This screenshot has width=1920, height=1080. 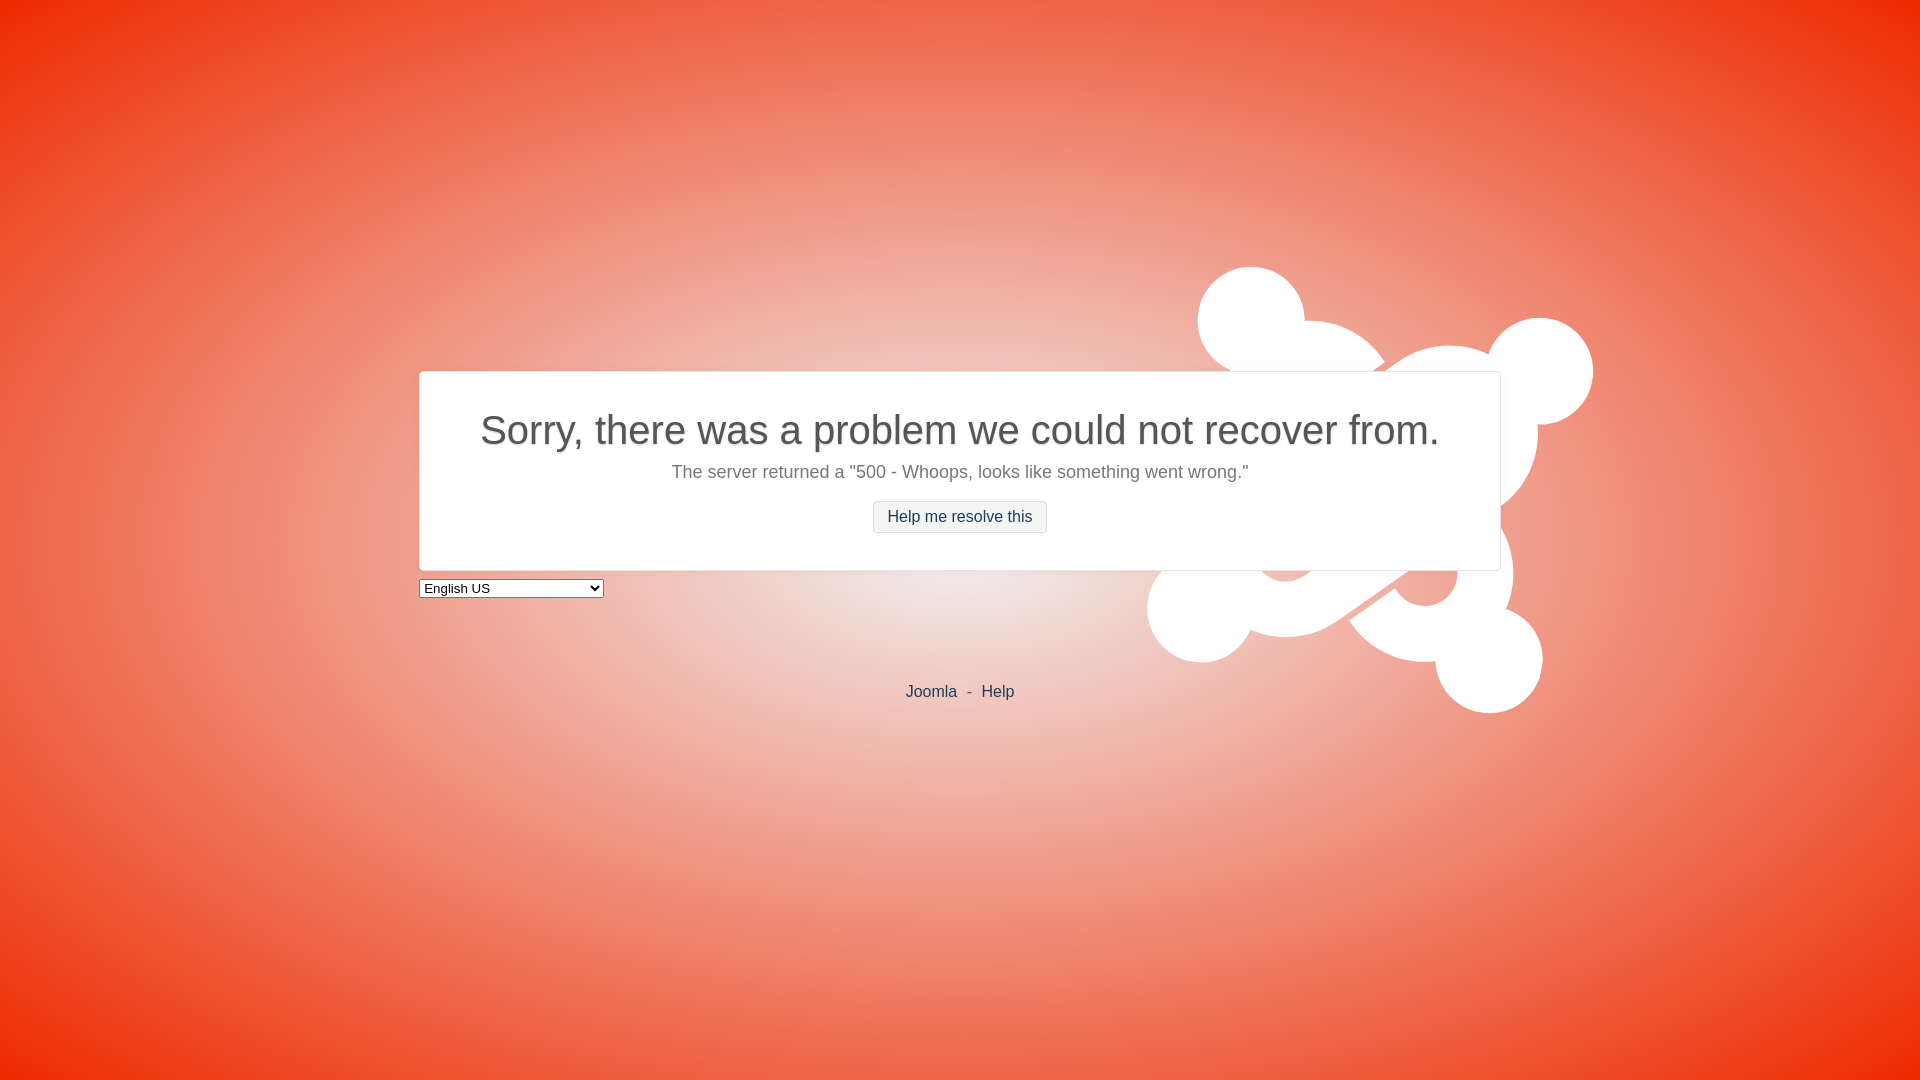 What do you see at coordinates (930, 689) in the screenshot?
I see `'Joomla'` at bounding box center [930, 689].